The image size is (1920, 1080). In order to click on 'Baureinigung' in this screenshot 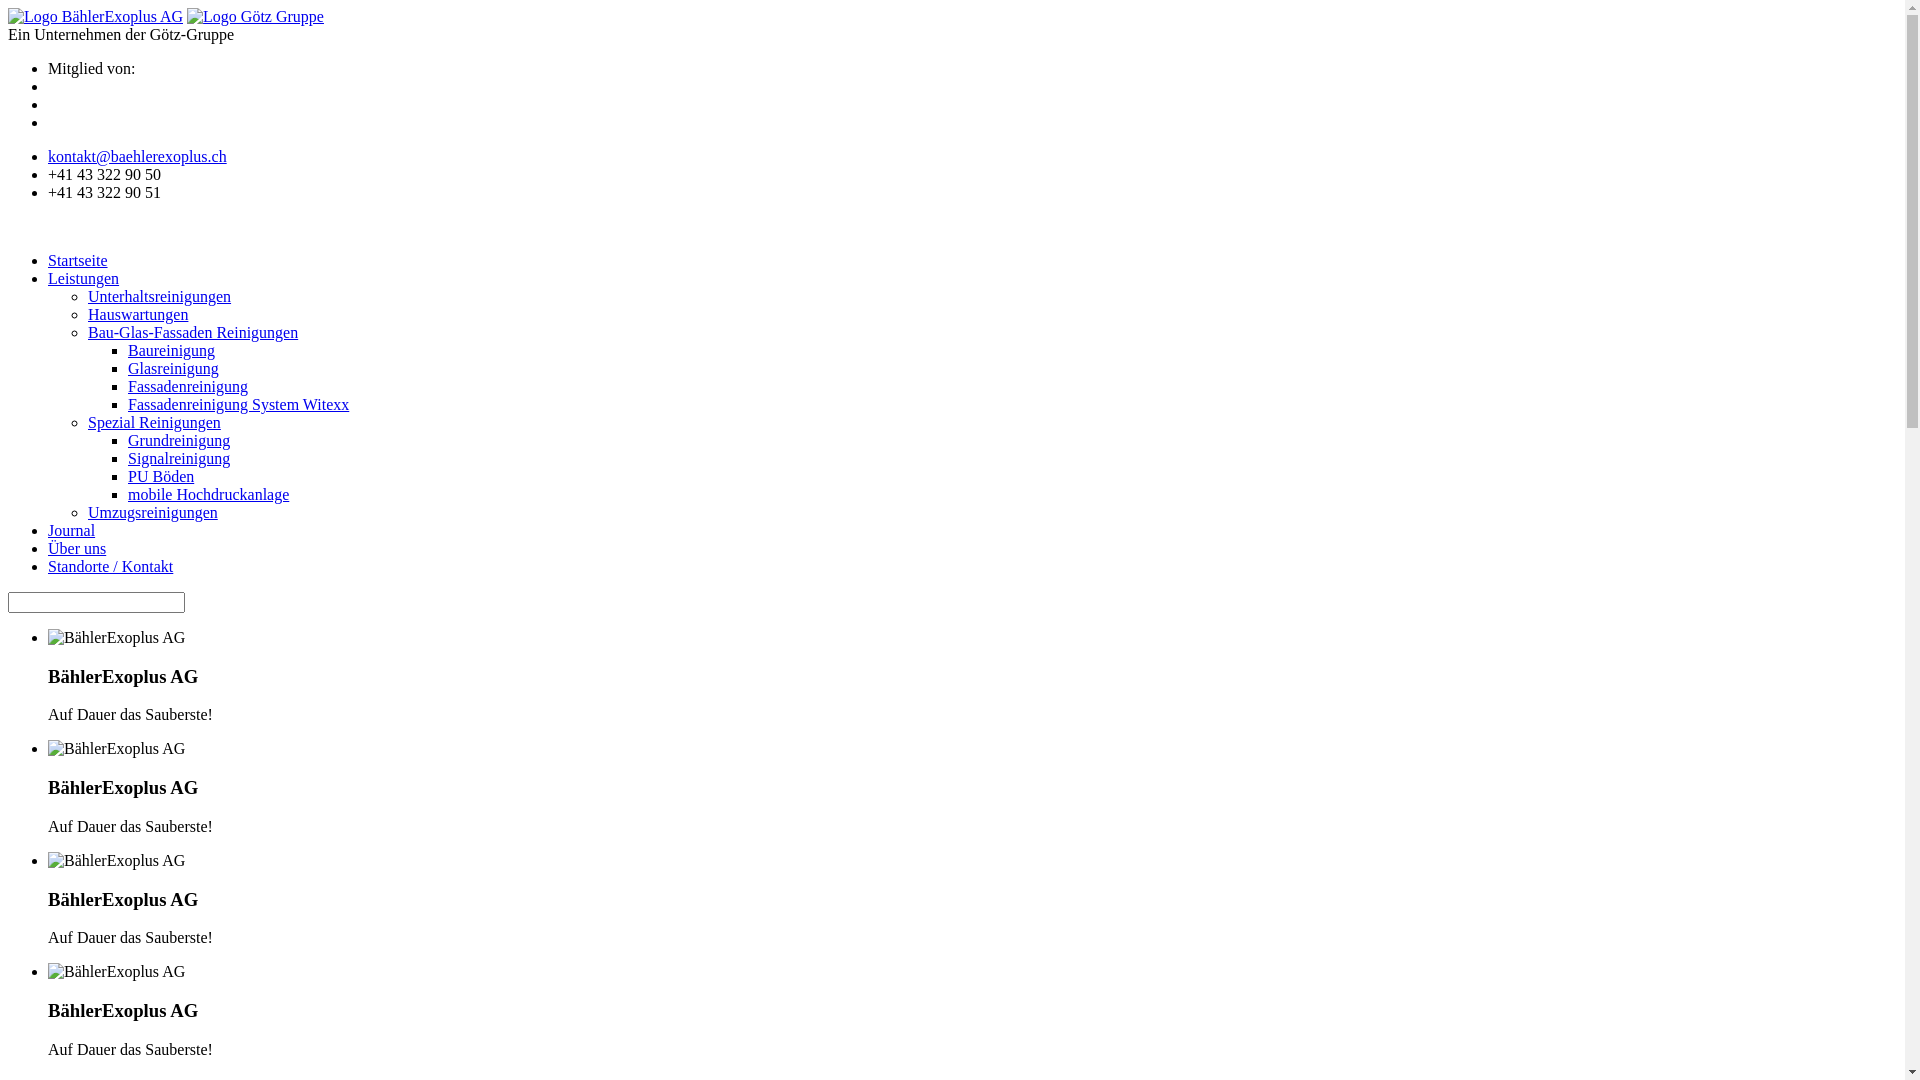, I will do `click(171, 349)`.